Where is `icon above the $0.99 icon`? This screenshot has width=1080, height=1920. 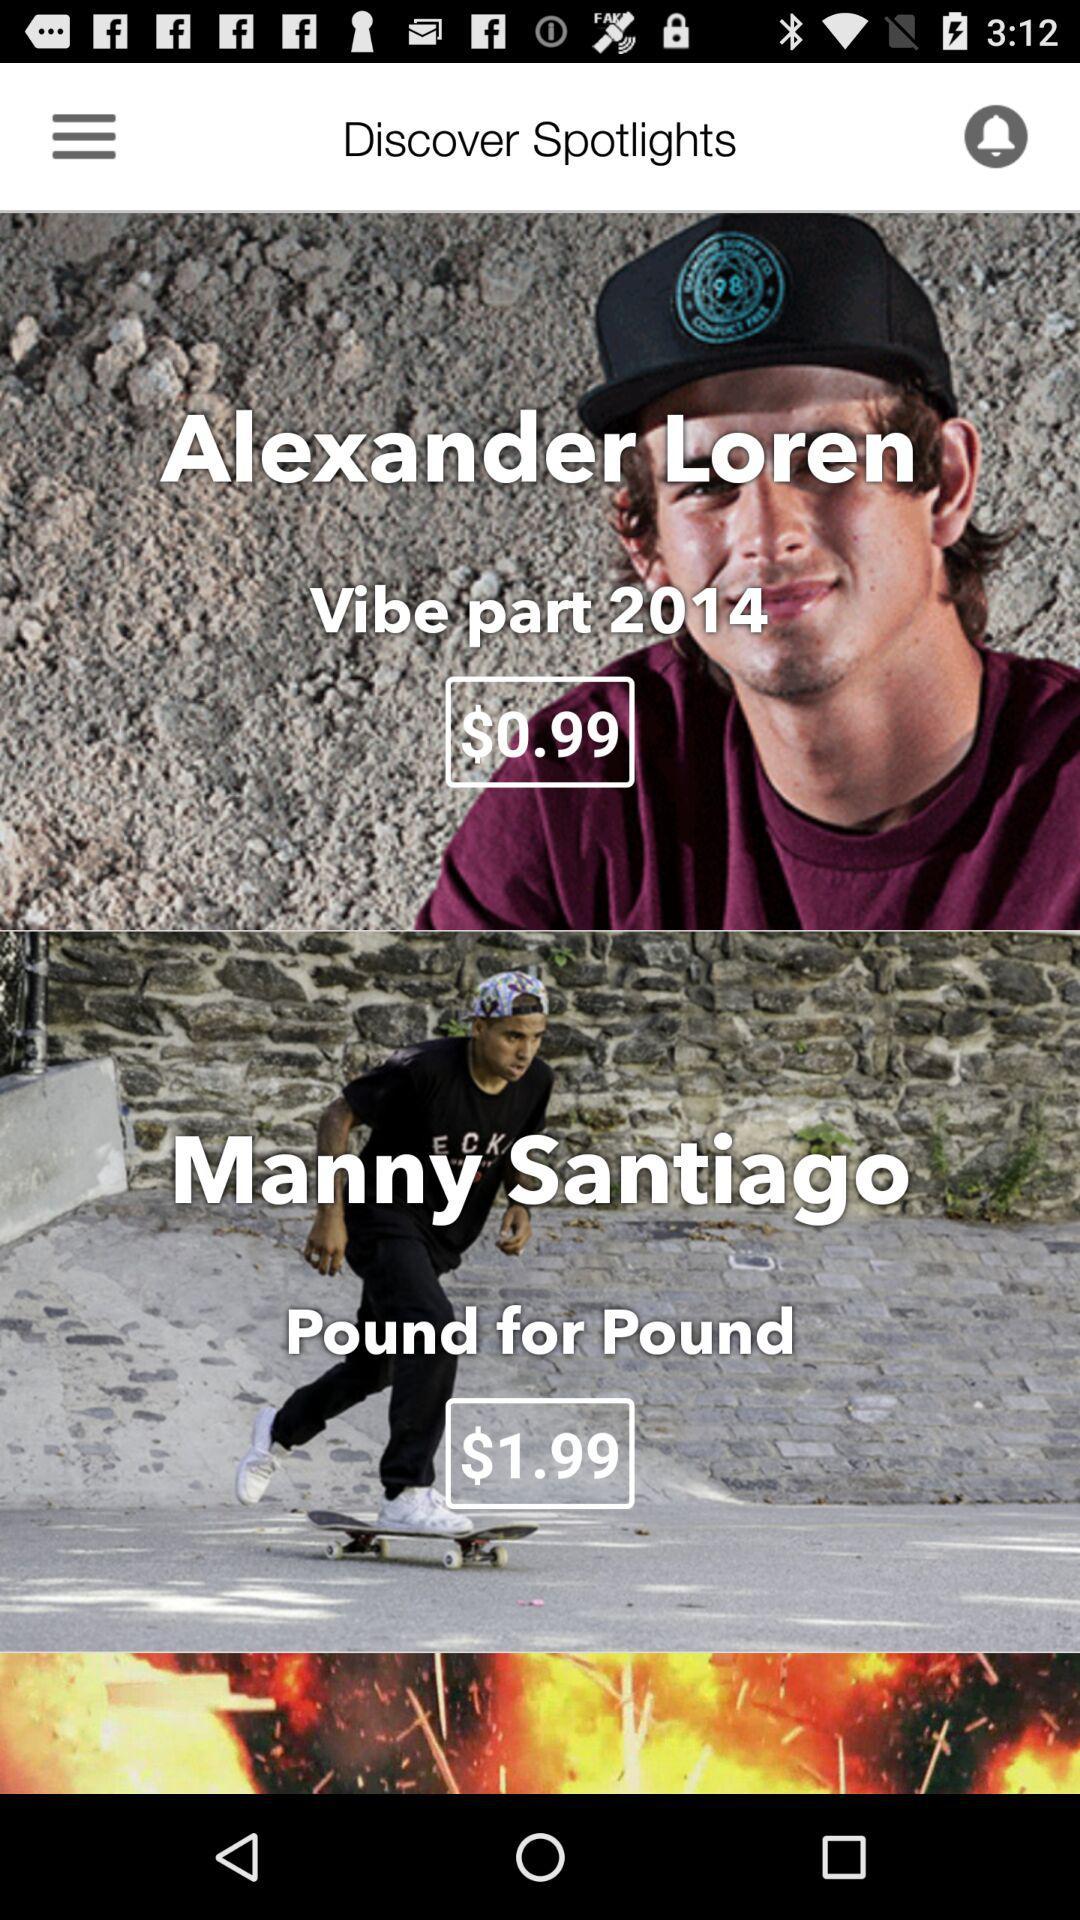
icon above the $0.99 icon is located at coordinates (540, 608).